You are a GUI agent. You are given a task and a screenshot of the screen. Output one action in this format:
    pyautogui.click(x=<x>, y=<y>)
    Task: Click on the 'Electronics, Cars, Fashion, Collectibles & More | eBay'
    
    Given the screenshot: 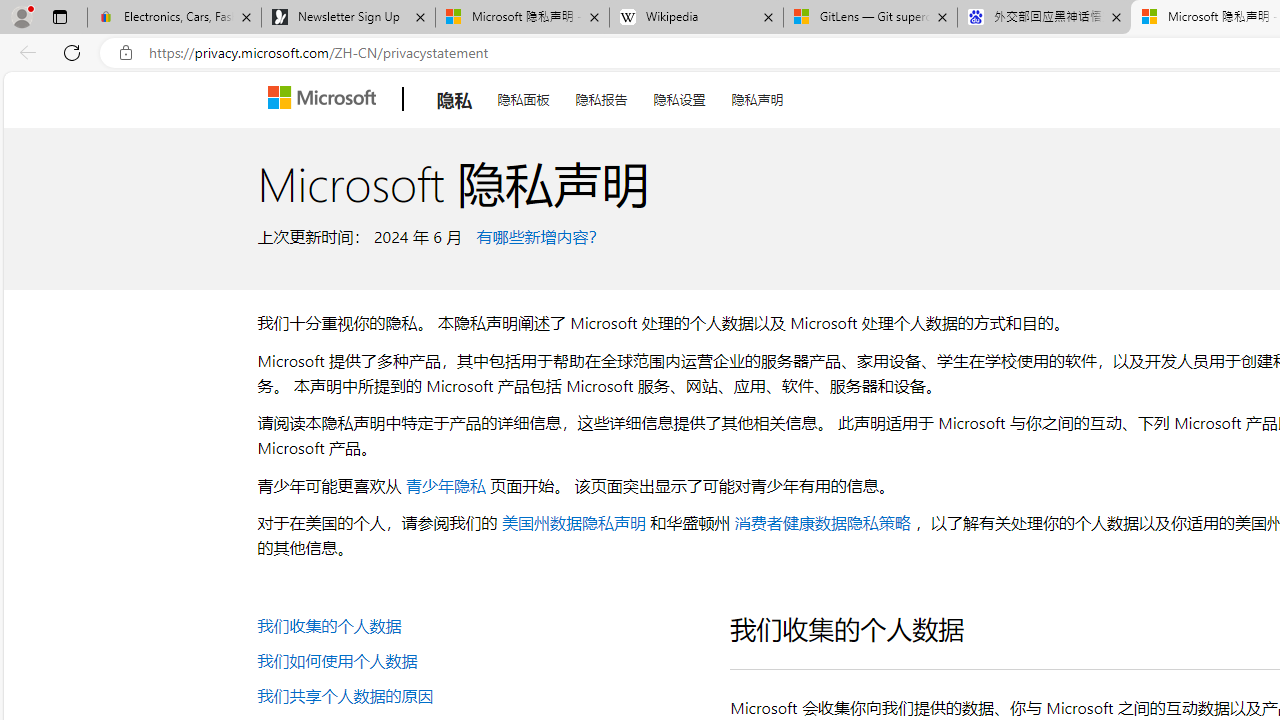 What is the action you would take?
    pyautogui.click(x=174, y=17)
    